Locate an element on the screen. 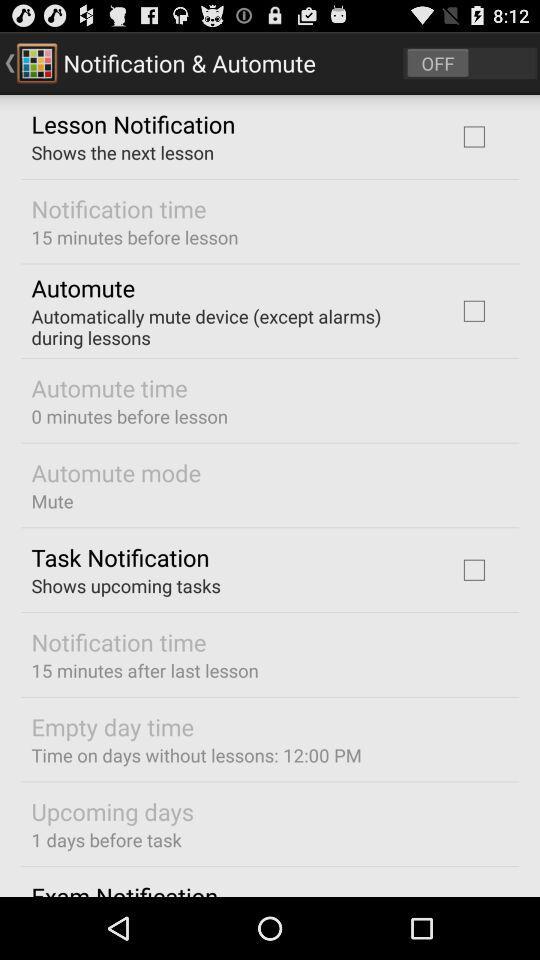  the empty day time icon is located at coordinates (112, 725).